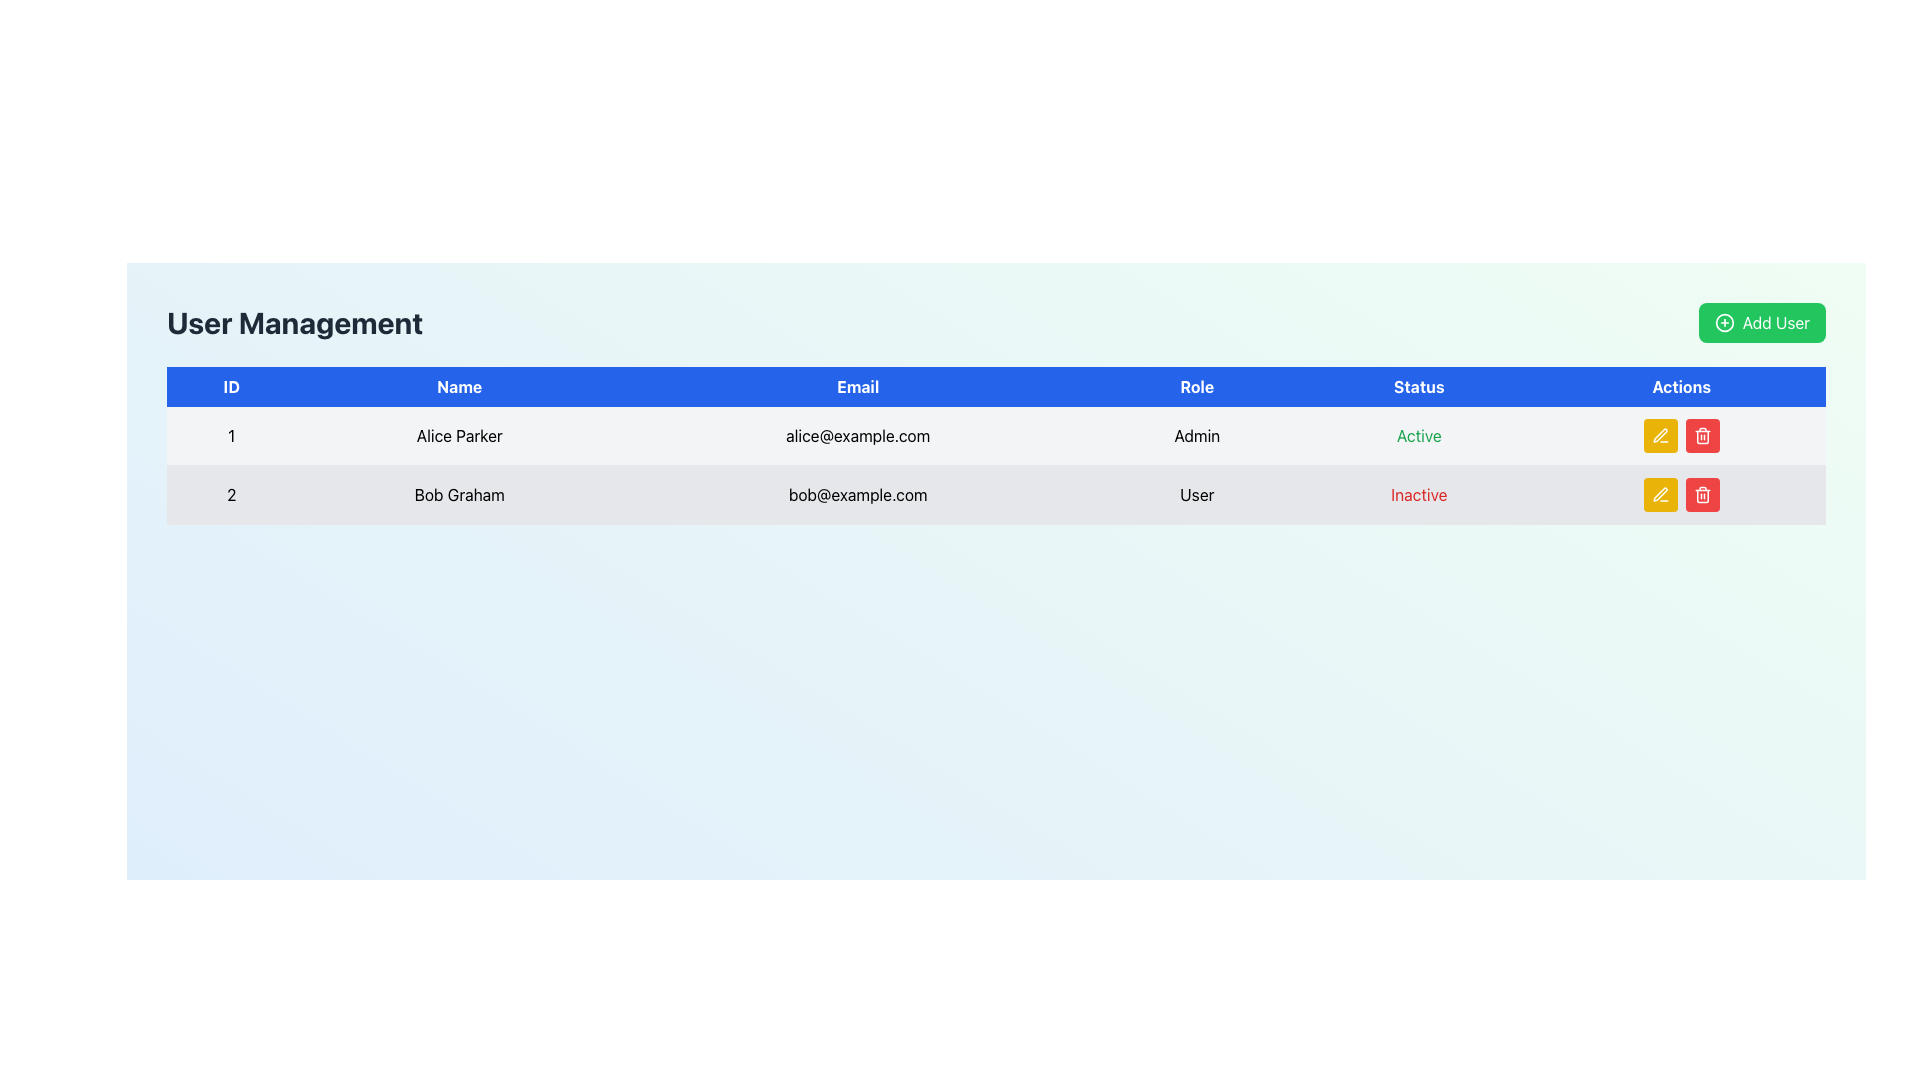 Image resolution: width=1920 pixels, height=1080 pixels. What do you see at coordinates (1197, 386) in the screenshot?
I see `the 'Role' header label in the table, which is the fourth column header located between the 'Email' and 'Status' headers` at bounding box center [1197, 386].